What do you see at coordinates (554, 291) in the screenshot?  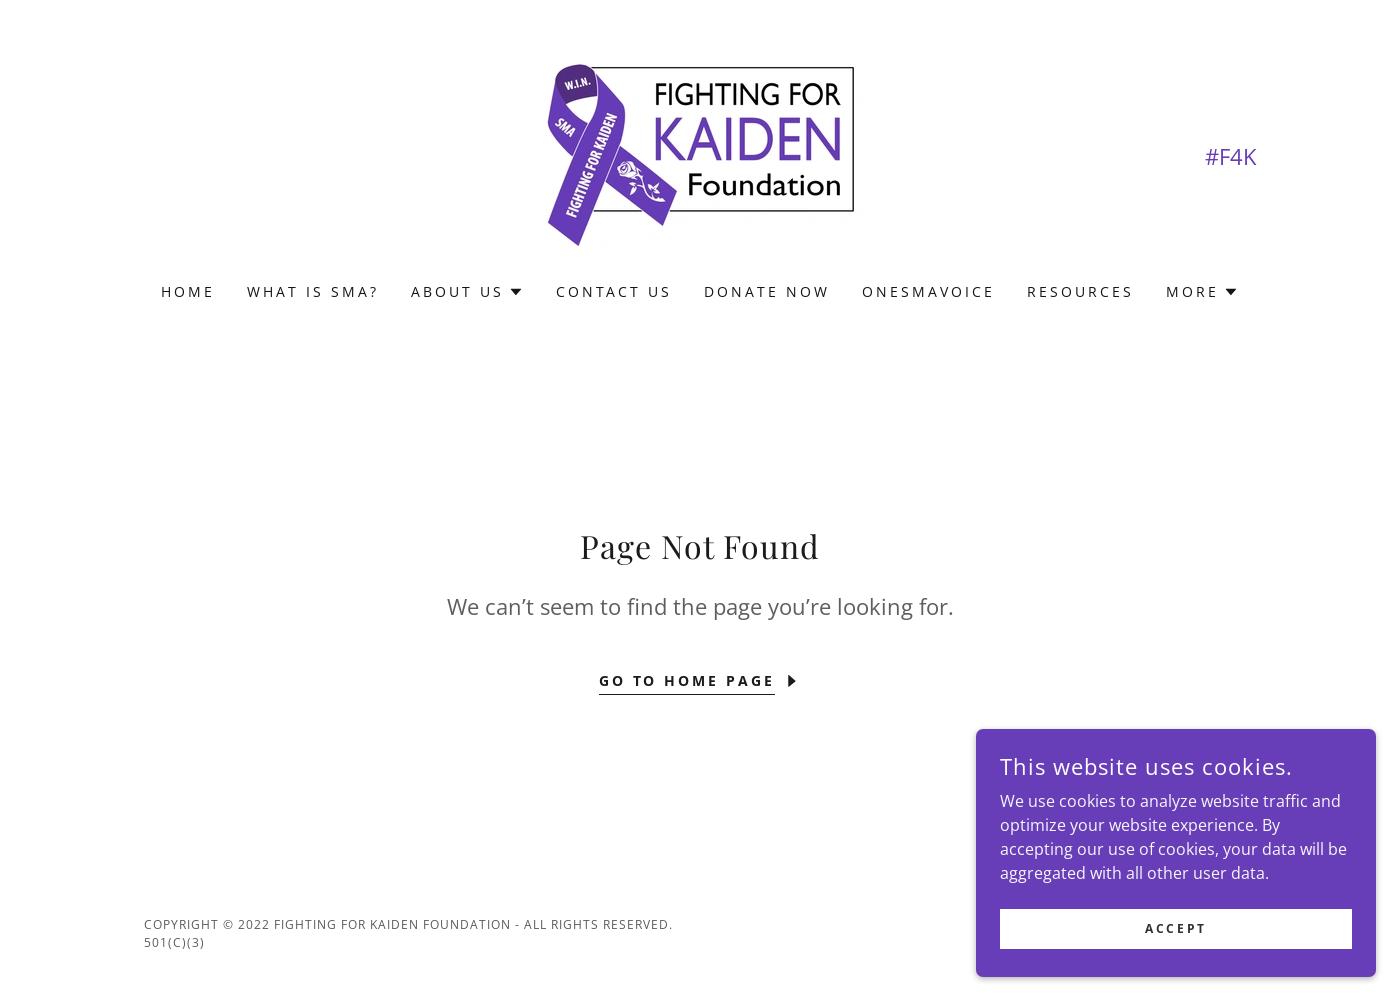 I see `'Contact Us'` at bounding box center [554, 291].